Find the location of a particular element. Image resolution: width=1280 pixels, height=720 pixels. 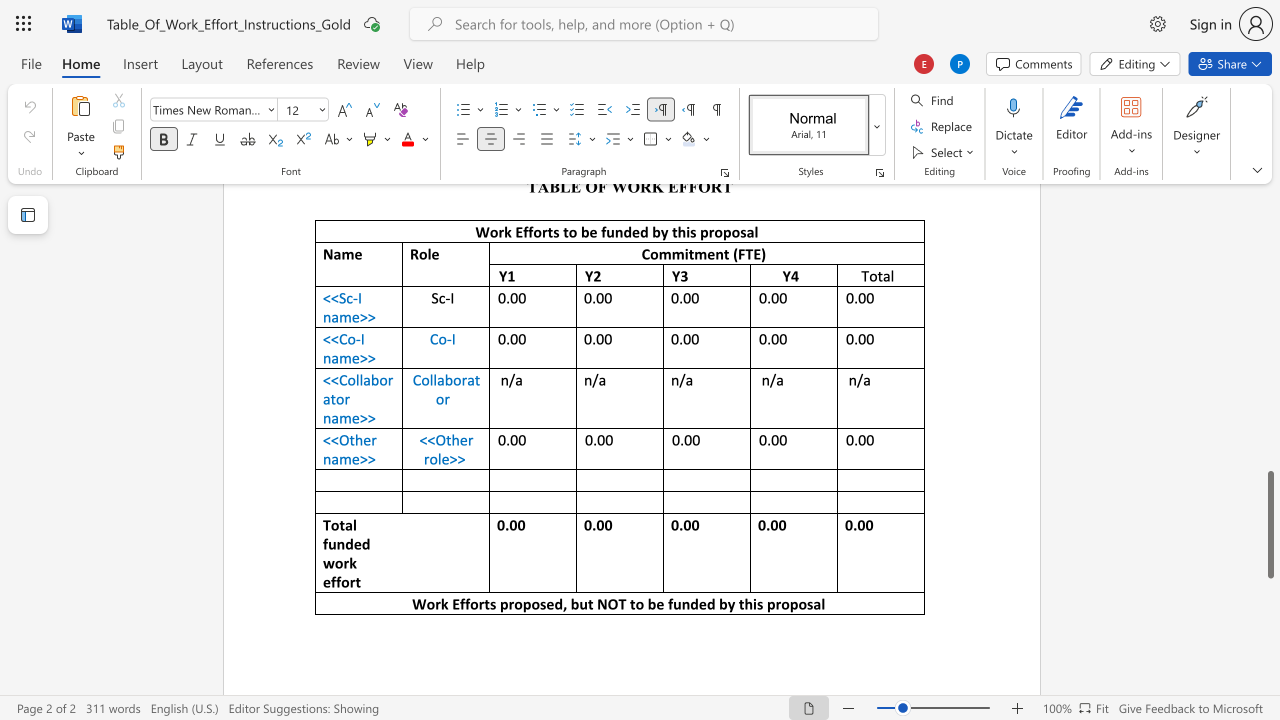

the scrollbar to scroll the page up is located at coordinates (1269, 348).